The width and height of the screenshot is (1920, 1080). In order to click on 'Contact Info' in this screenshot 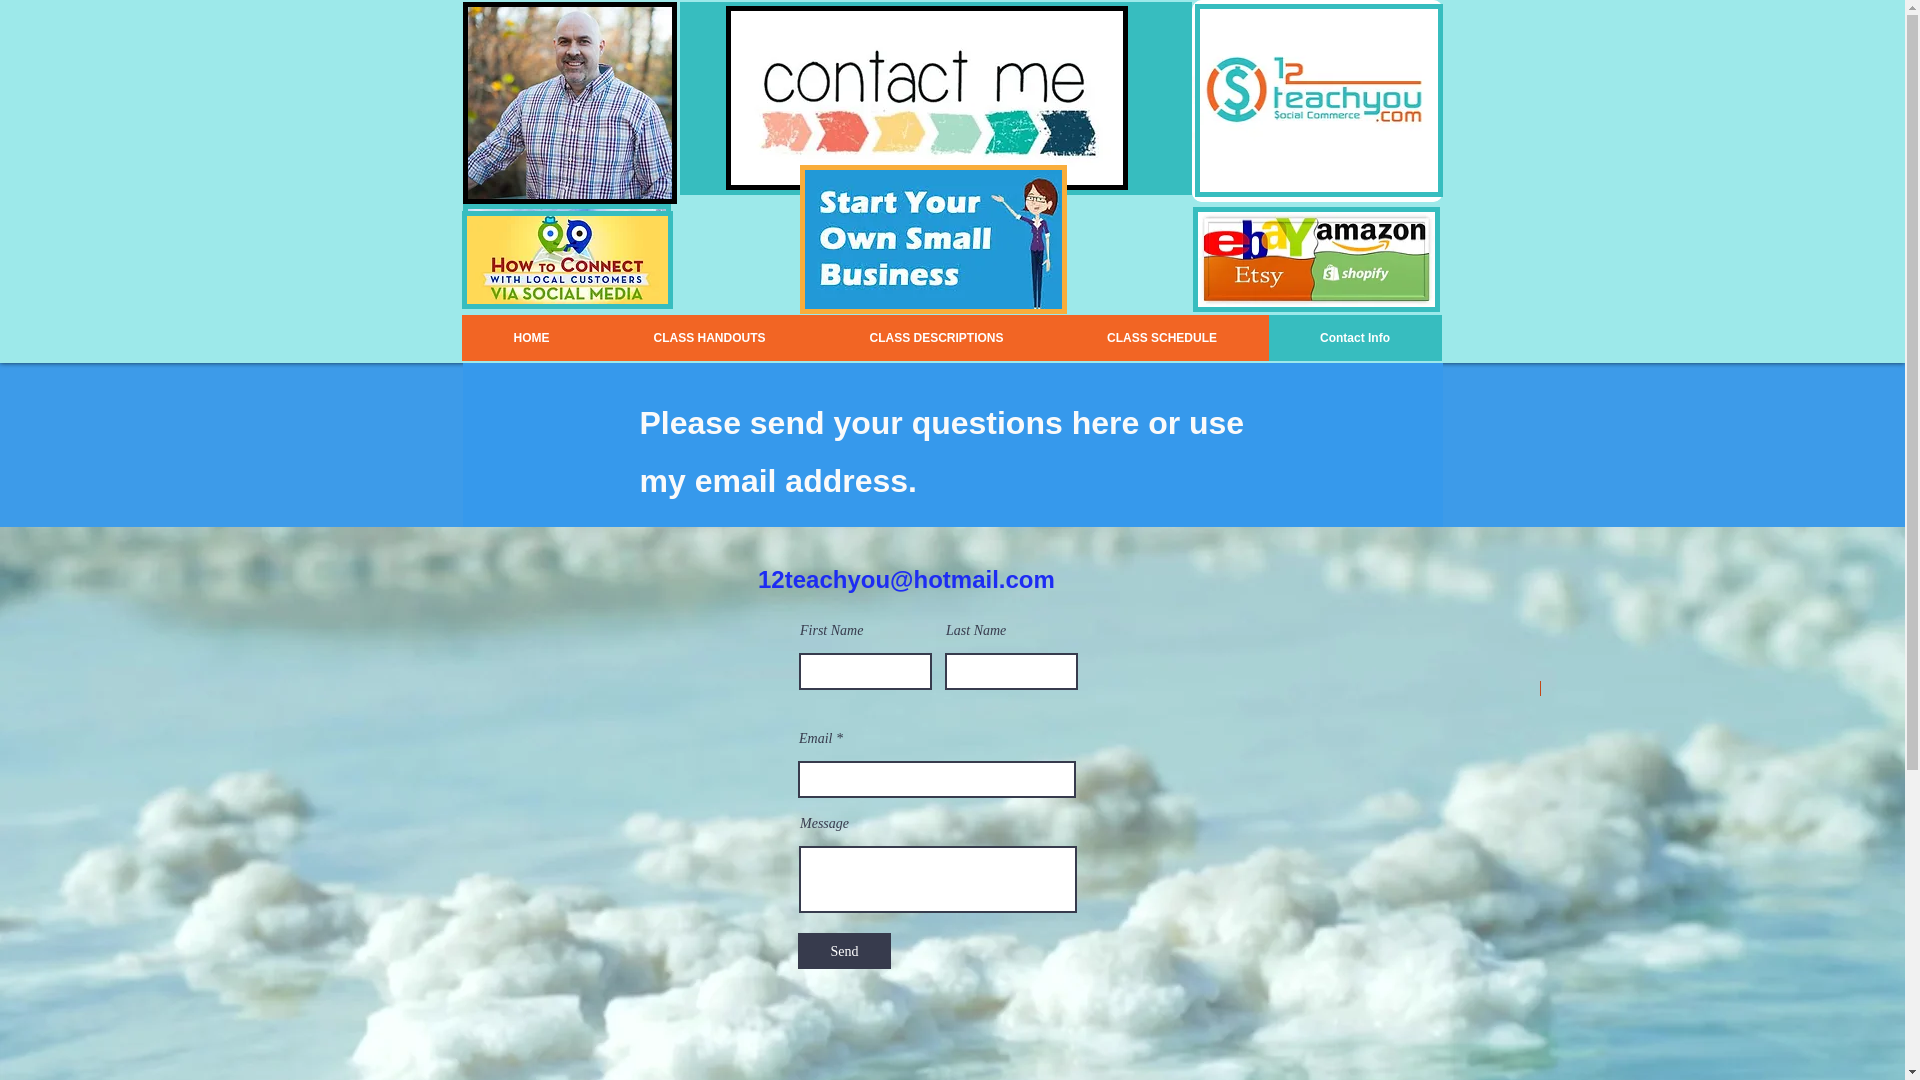, I will do `click(1354, 337)`.